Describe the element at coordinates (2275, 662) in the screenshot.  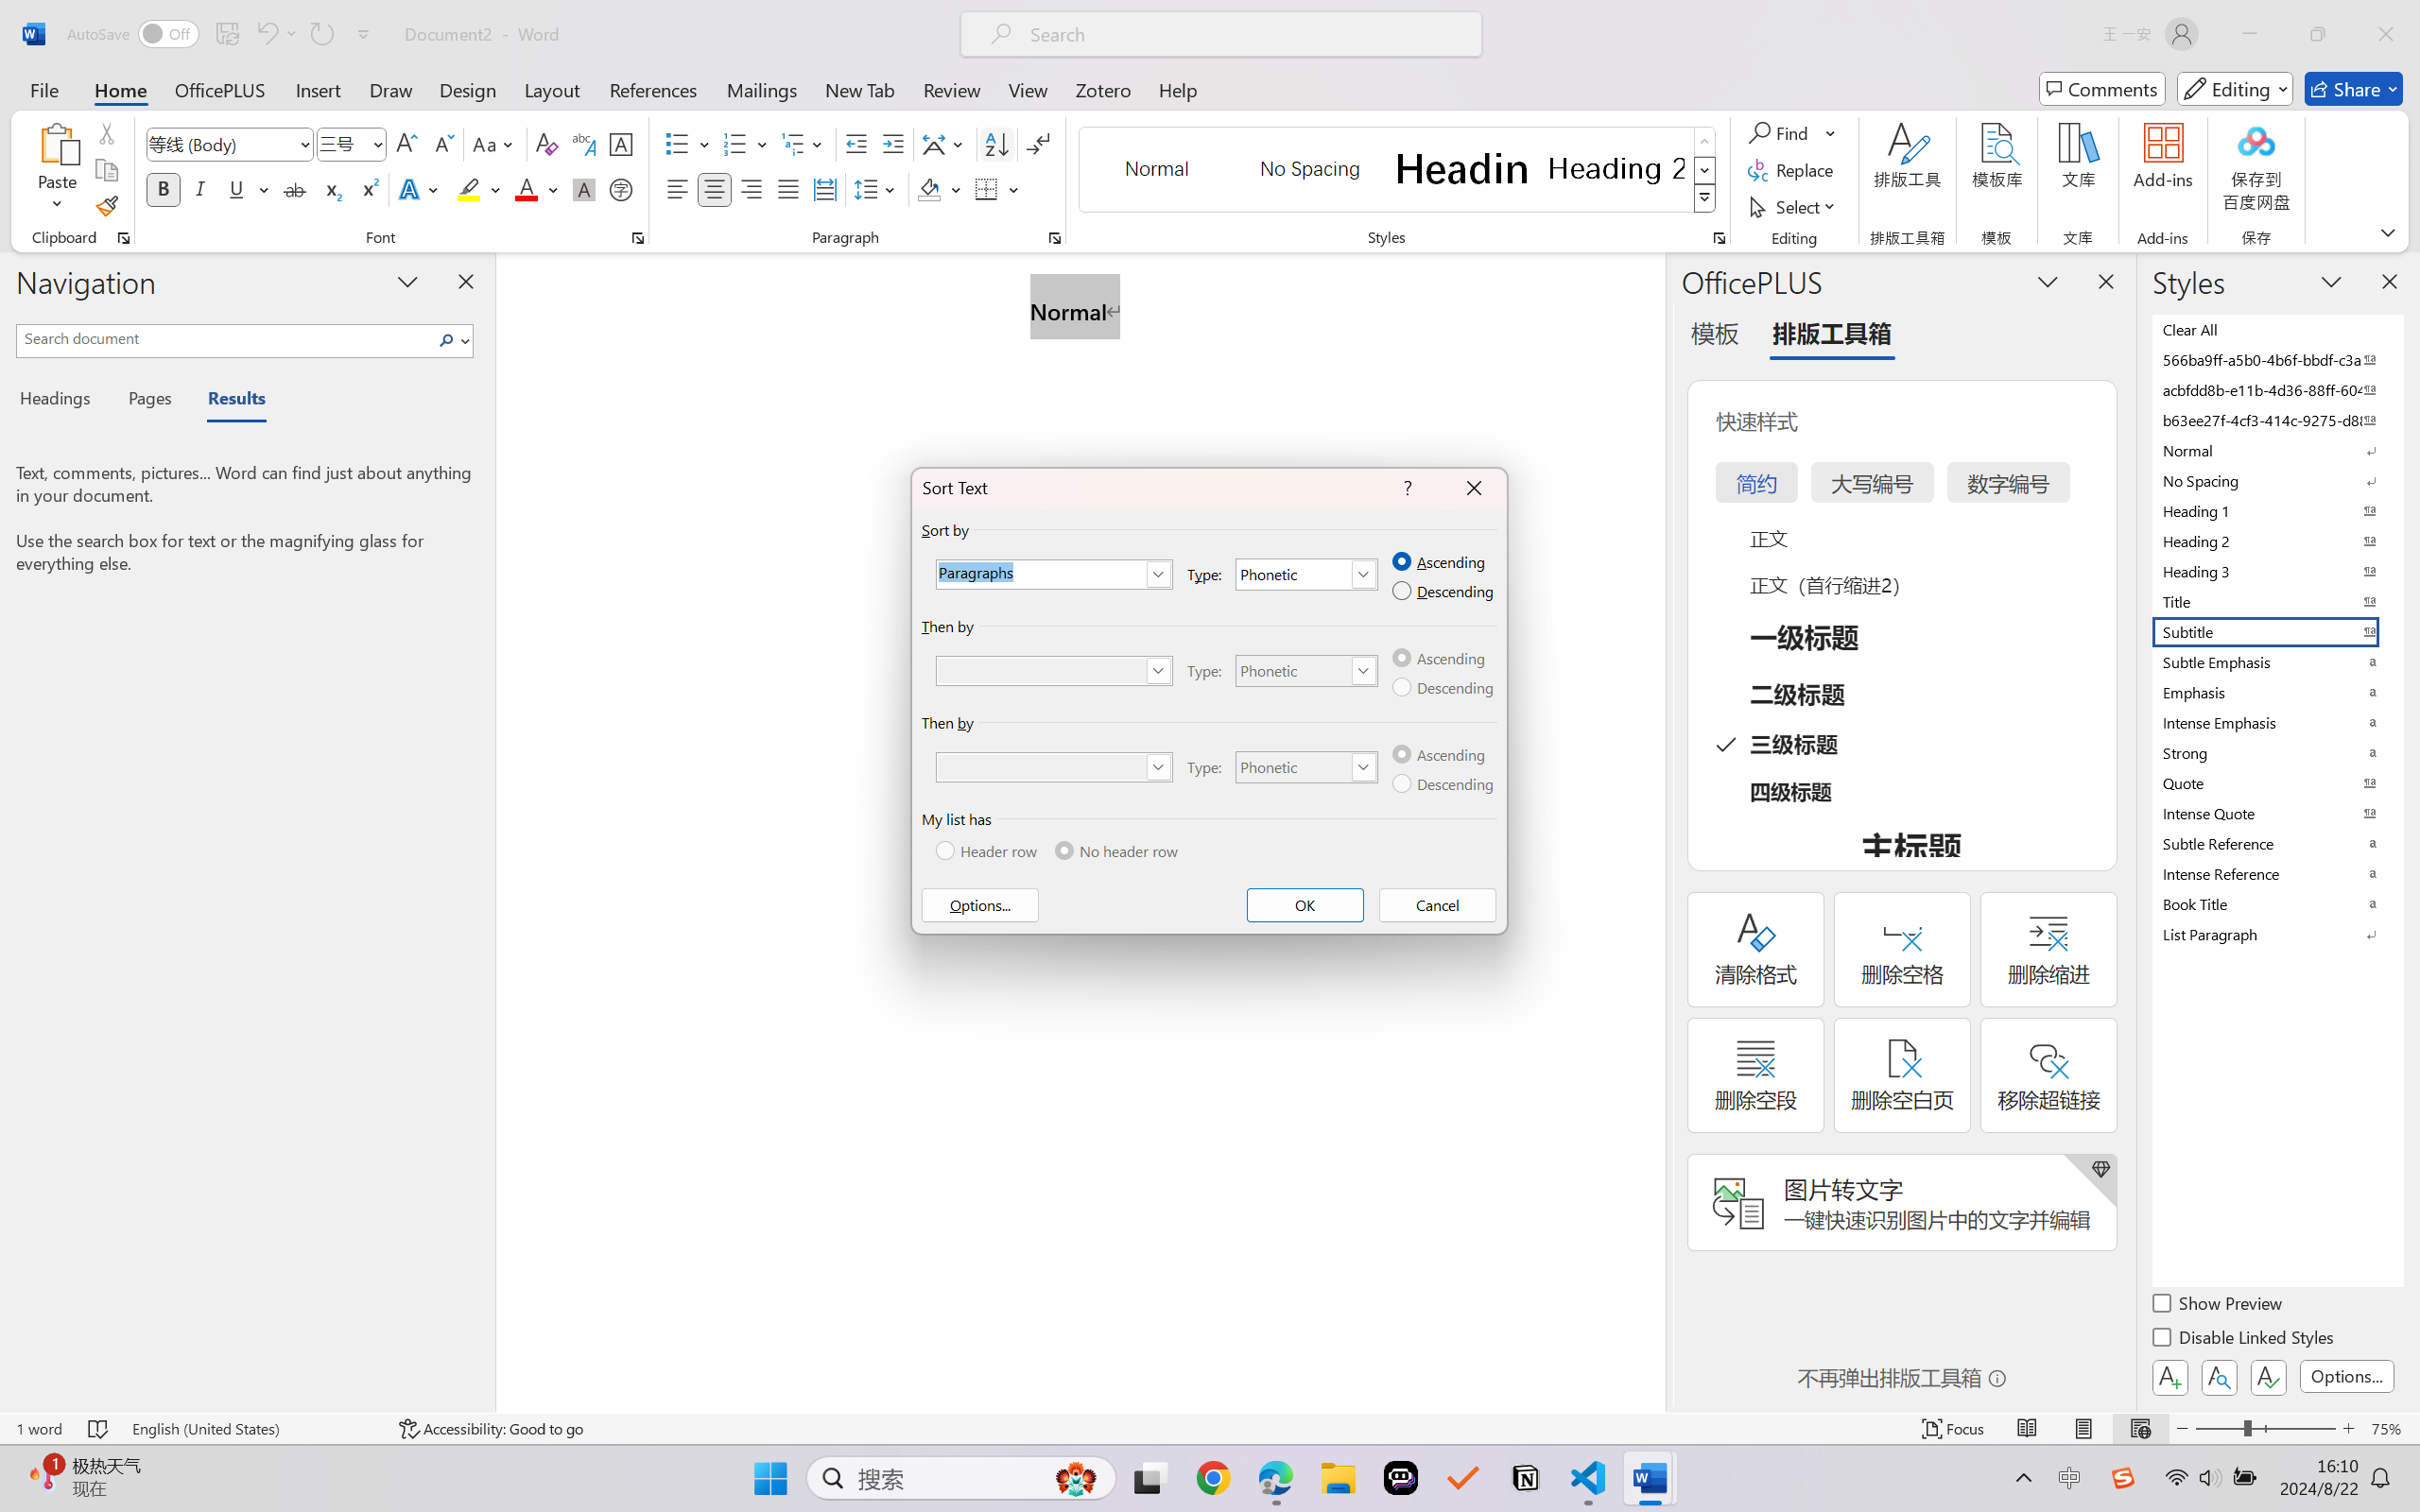
I see `'Subtle Emphasis'` at that location.